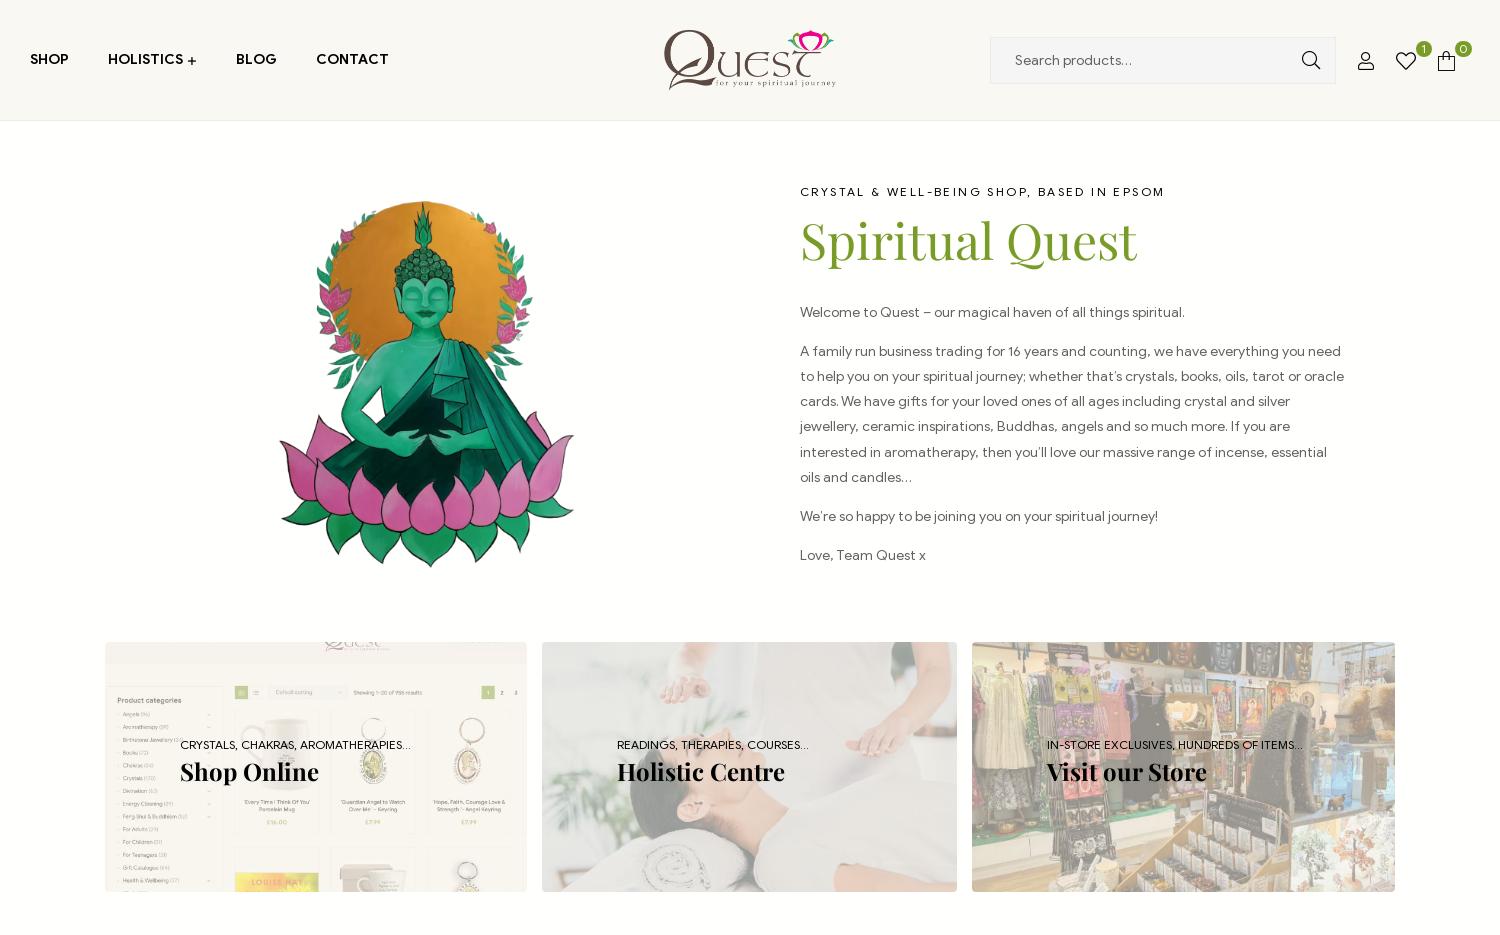 This screenshot has height=935, width=1500. Describe the element at coordinates (699, 768) in the screenshot. I see `'Holistic Centre'` at that location.